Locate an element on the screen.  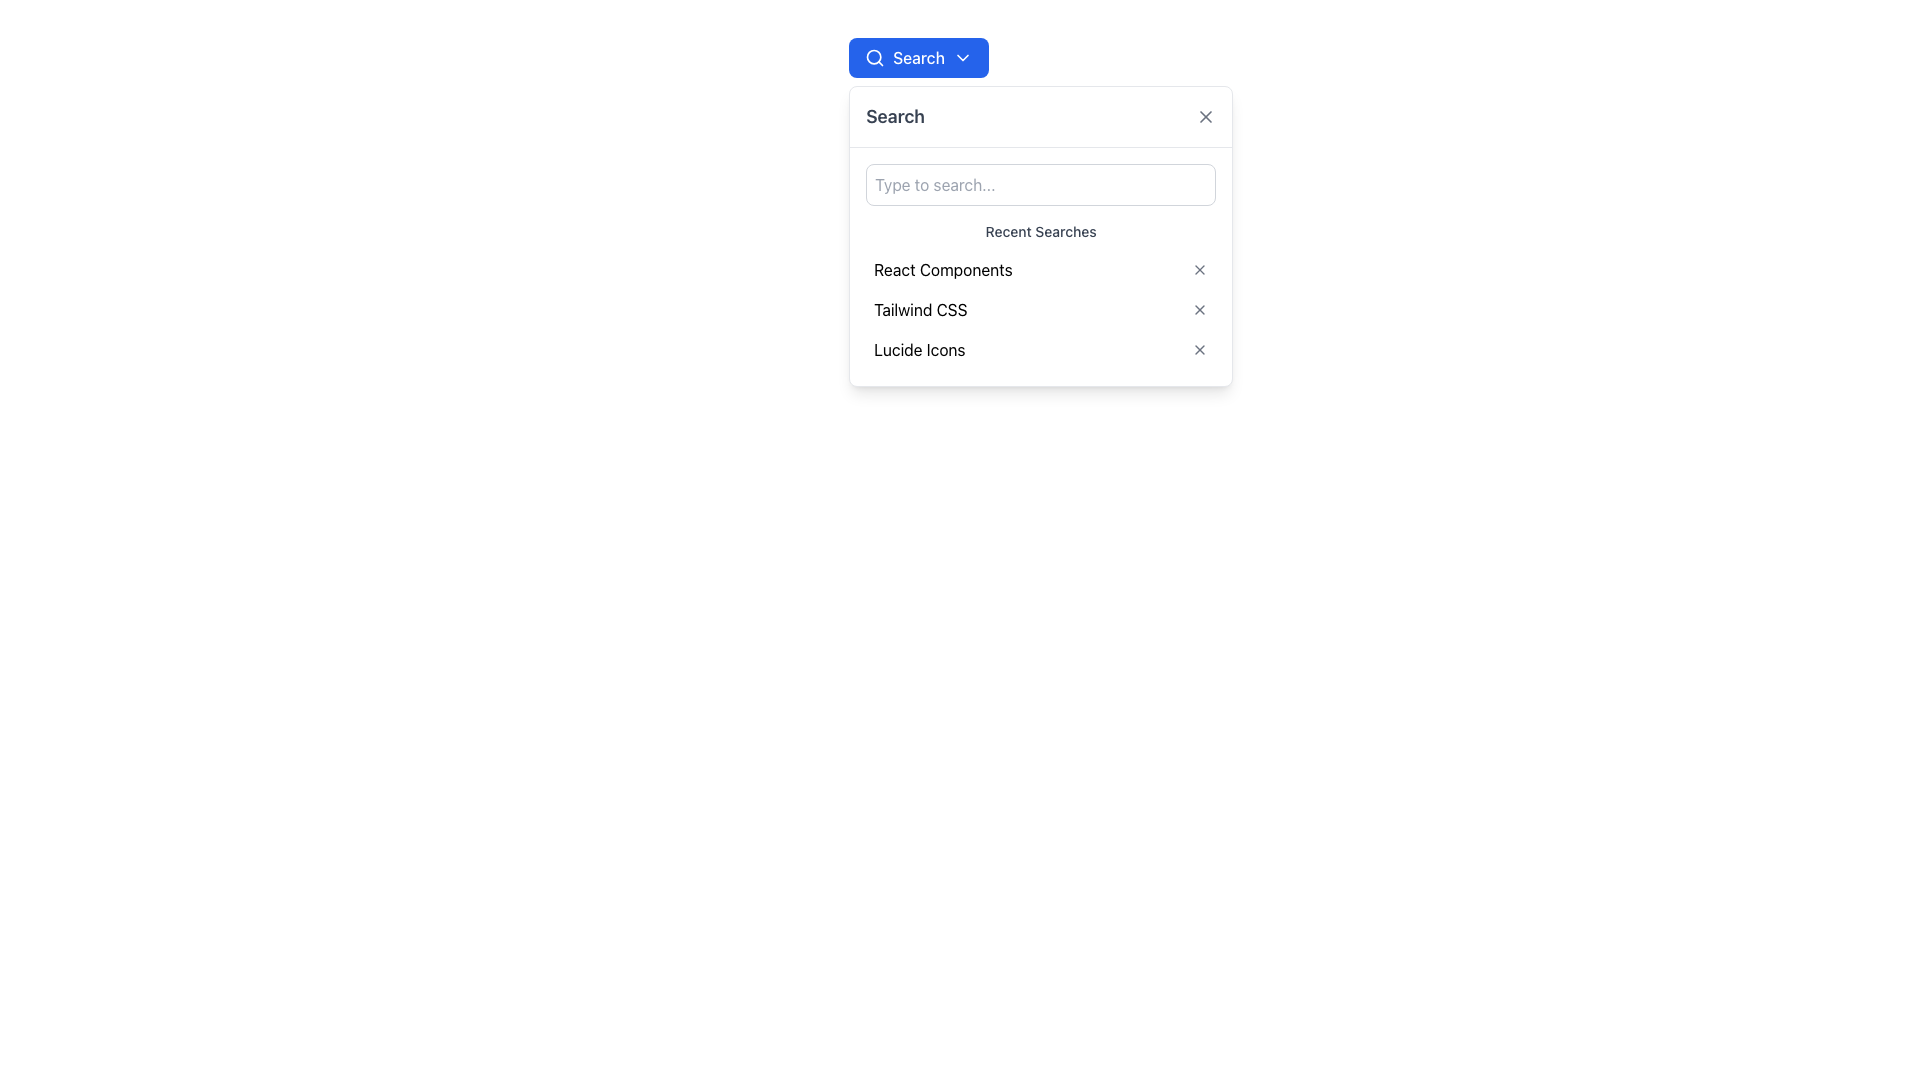
the Close Icon (X) located in the top-right corner of the Search dropdown panel is located at coordinates (1205, 116).